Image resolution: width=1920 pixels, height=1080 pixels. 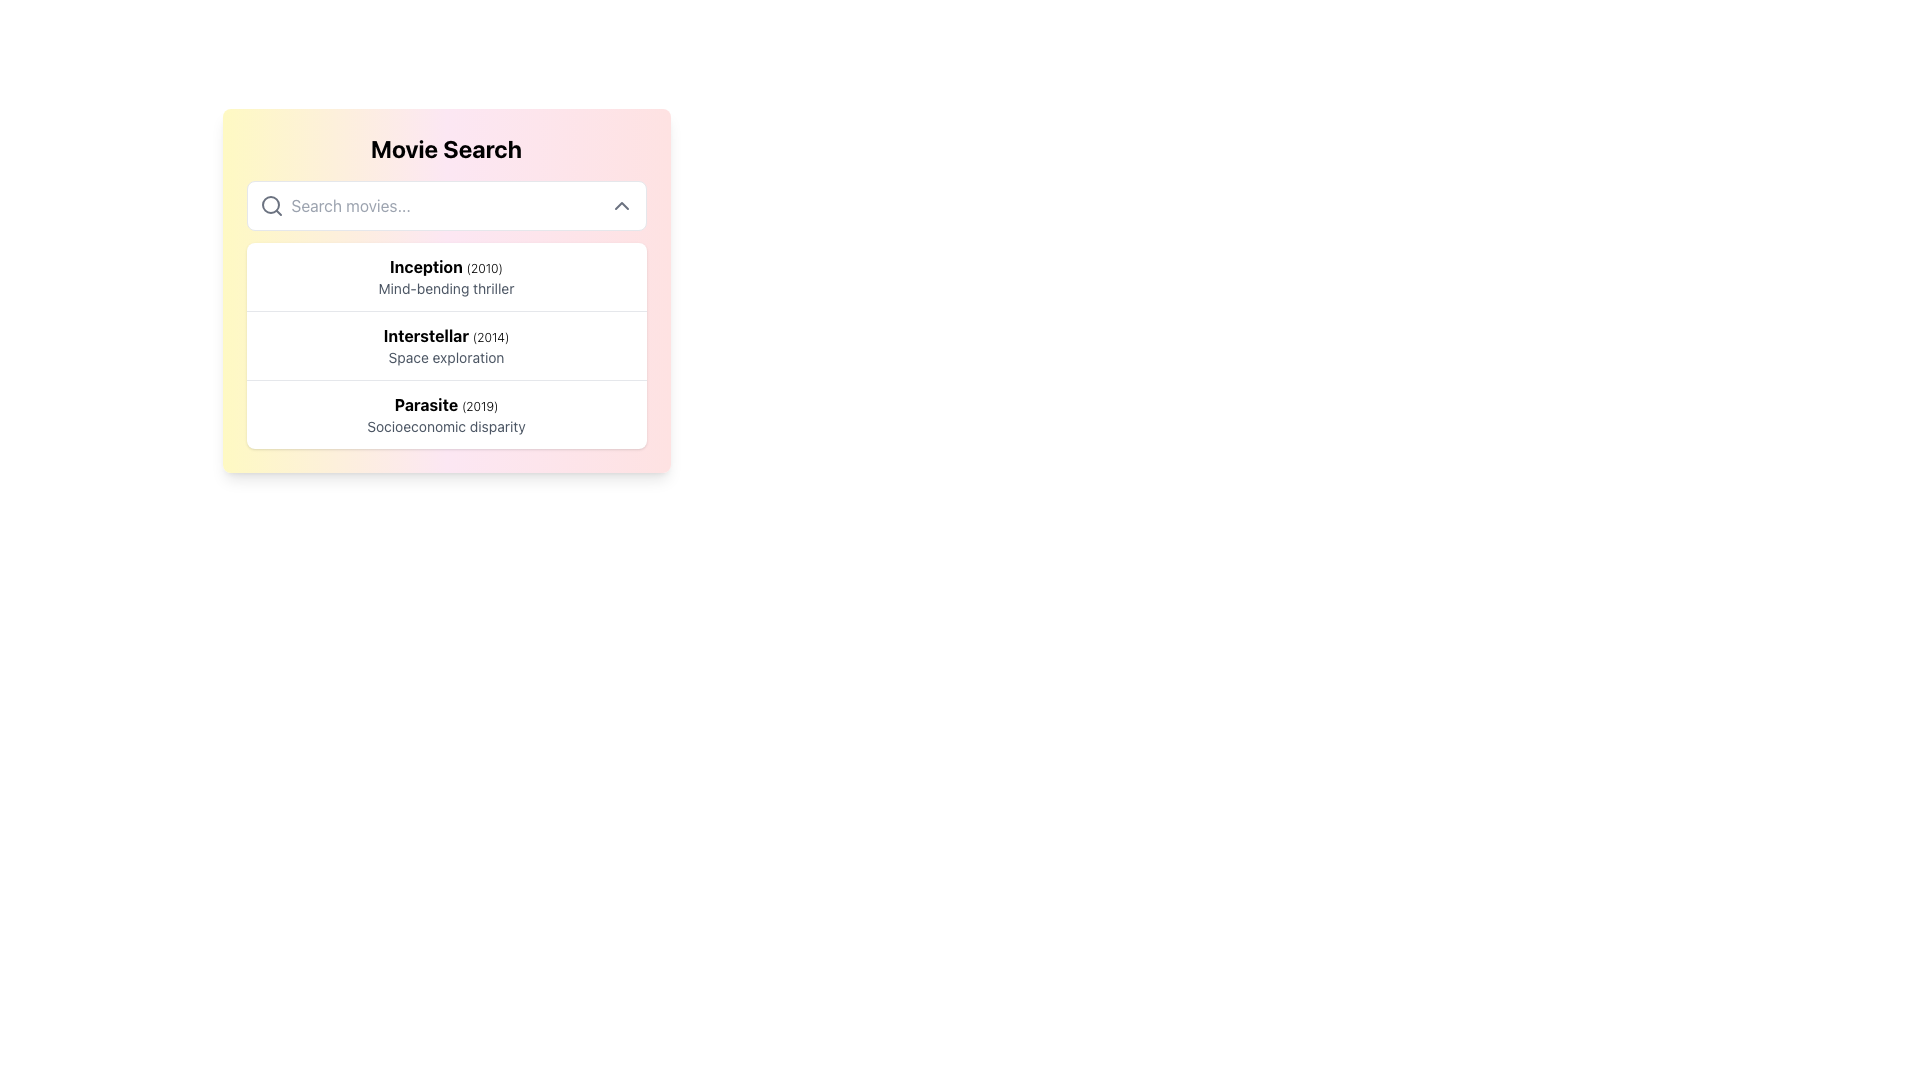 I want to click on the collapsible arrow of the Search input element located below the 'Movie Search' title, so click(x=445, y=205).